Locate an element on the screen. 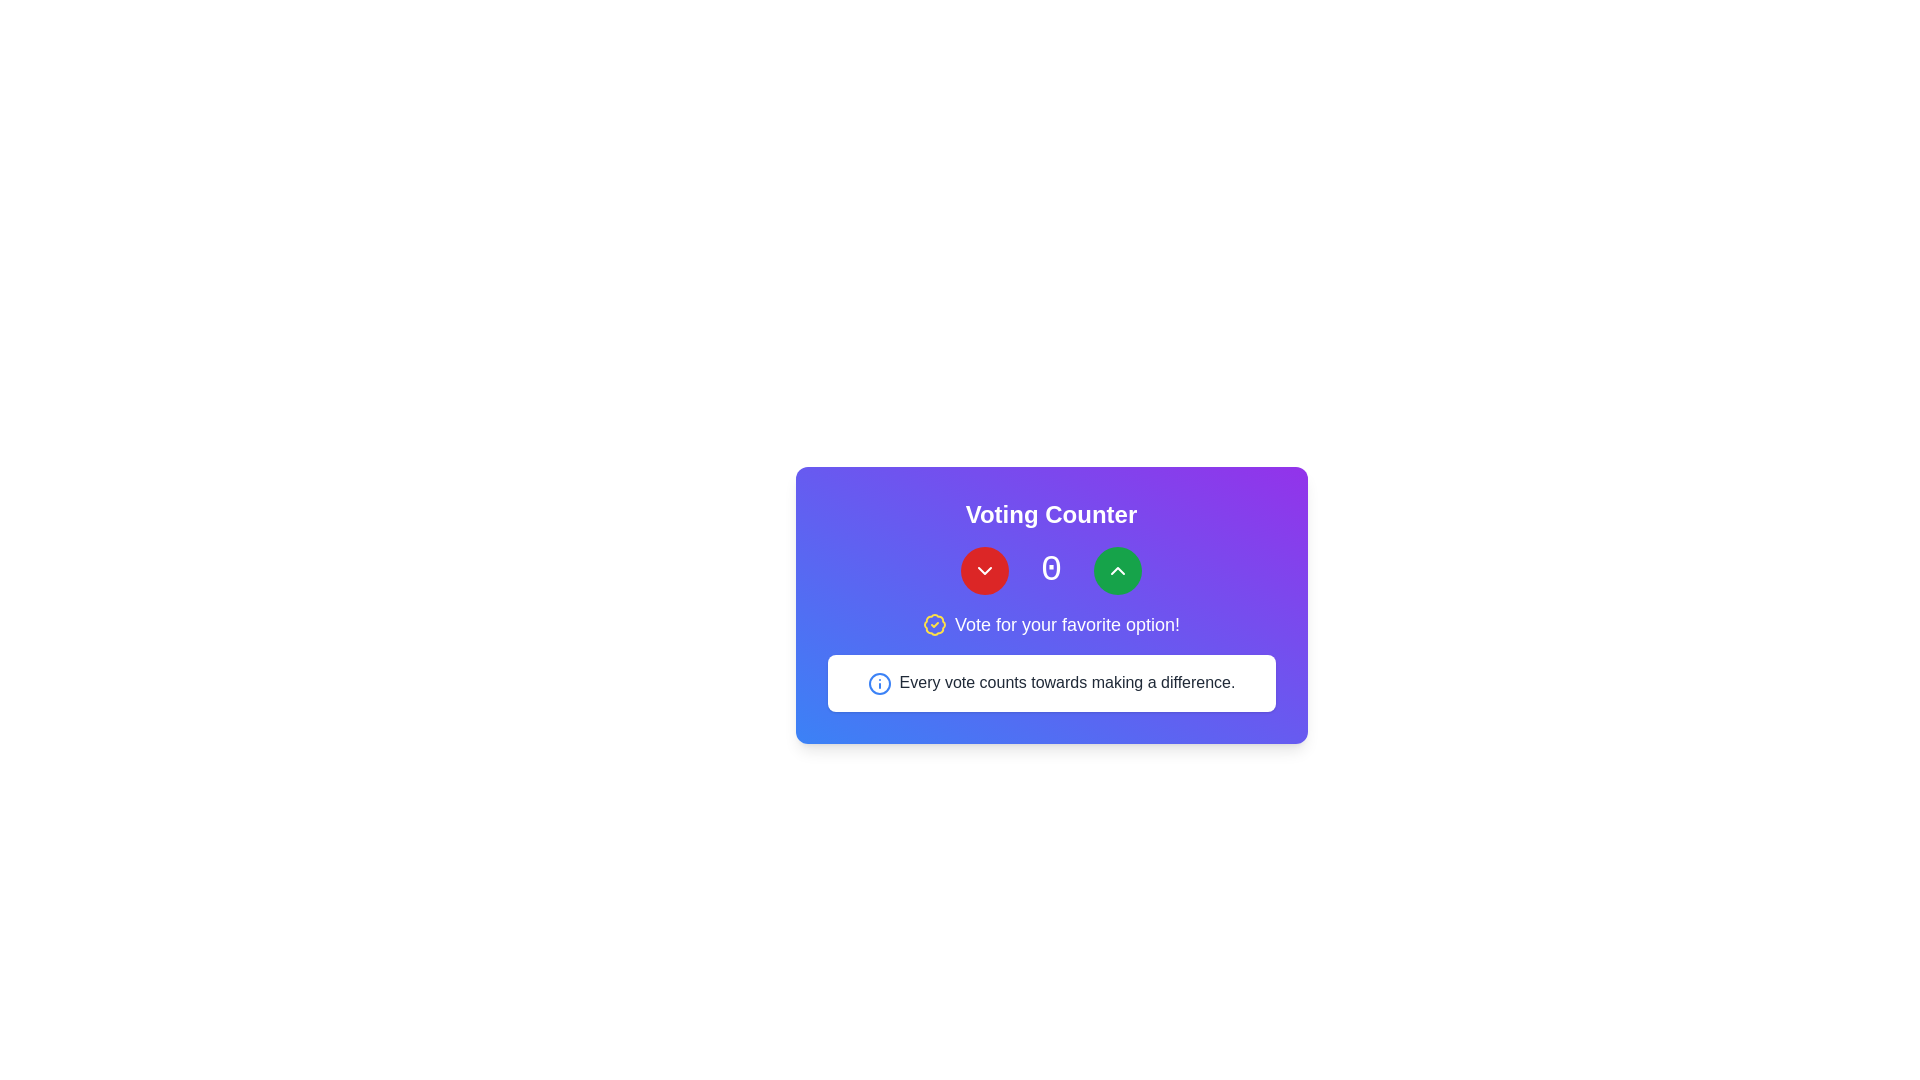 The image size is (1920, 1080). value displayed on the central Text label that shows a count or numeric value, positioned between a red button on the left and a green button on the right is located at coordinates (1050, 570).